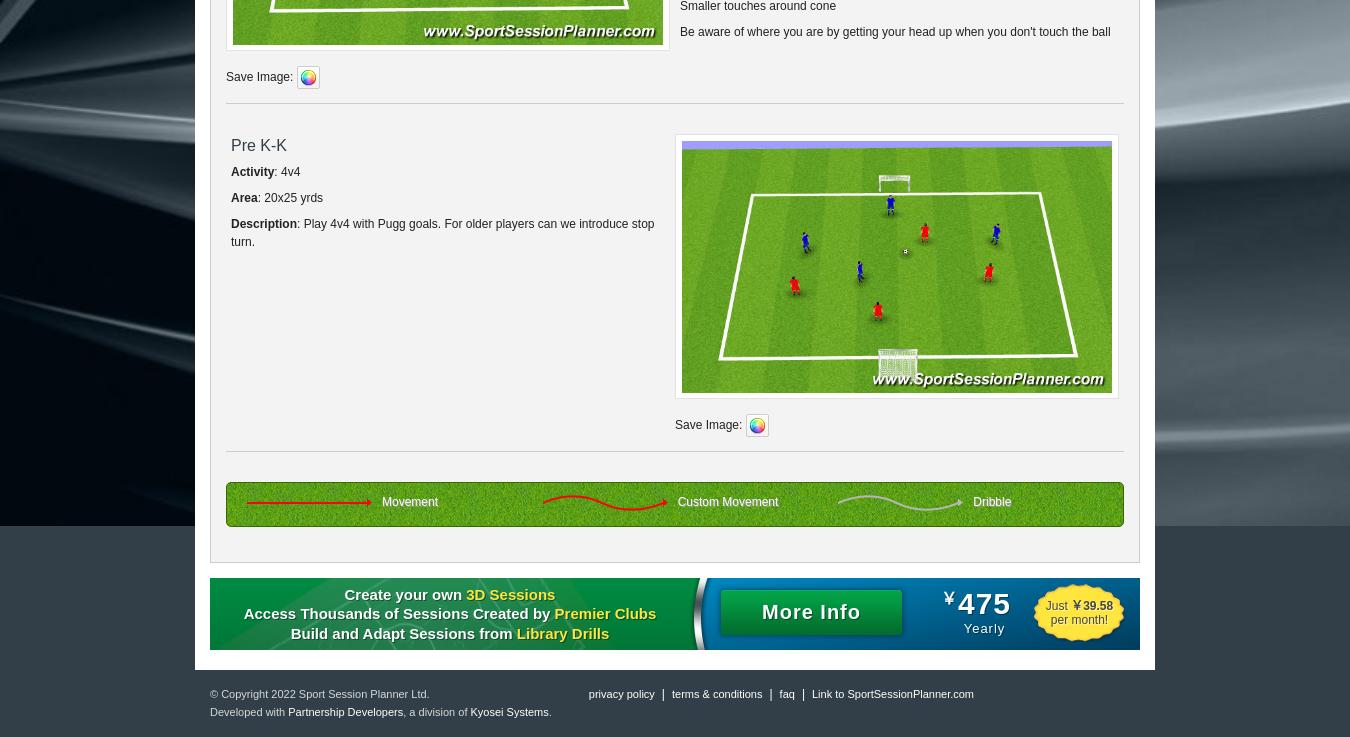  What do you see at coordinates (258, 145) in the screenshot?
I see `'Pre K-K'` at bounding box center [258, 145].